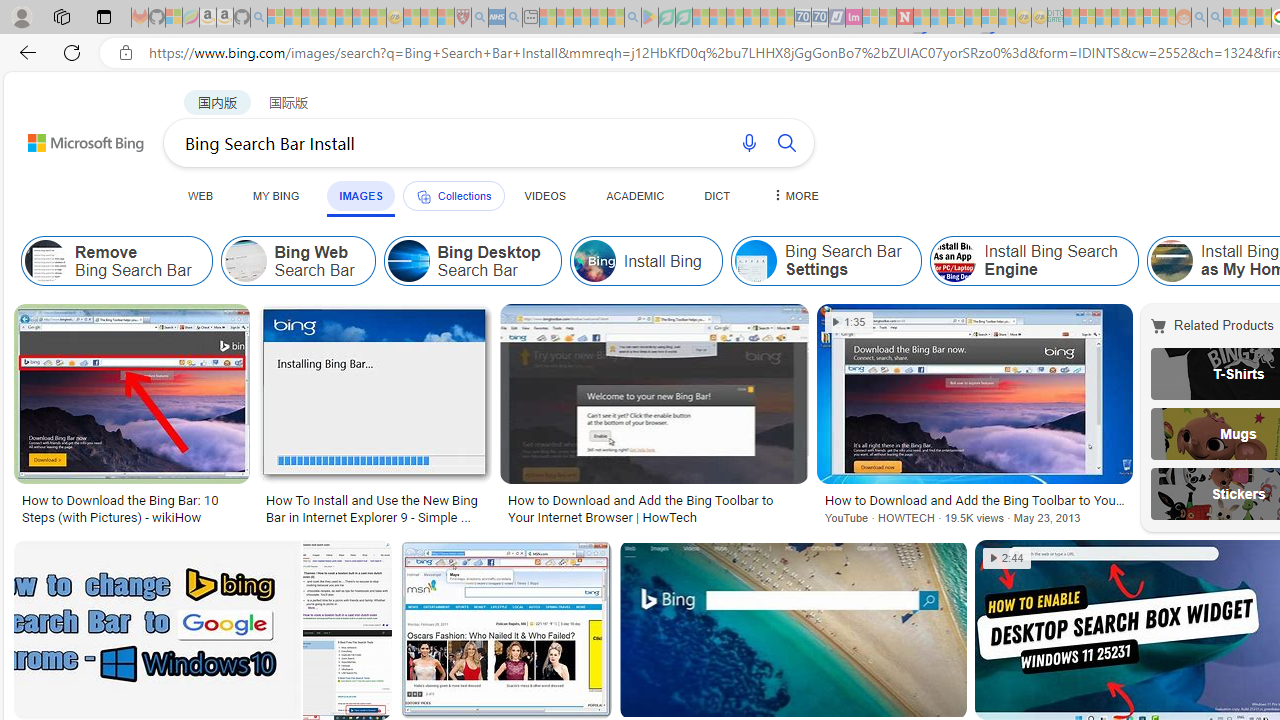 The width and height of the screenshot is (1280, 720). Describe the element at coordinates (1171, 260) in the screenshot. I see `'Install Bing as My Homepage'` at that location.